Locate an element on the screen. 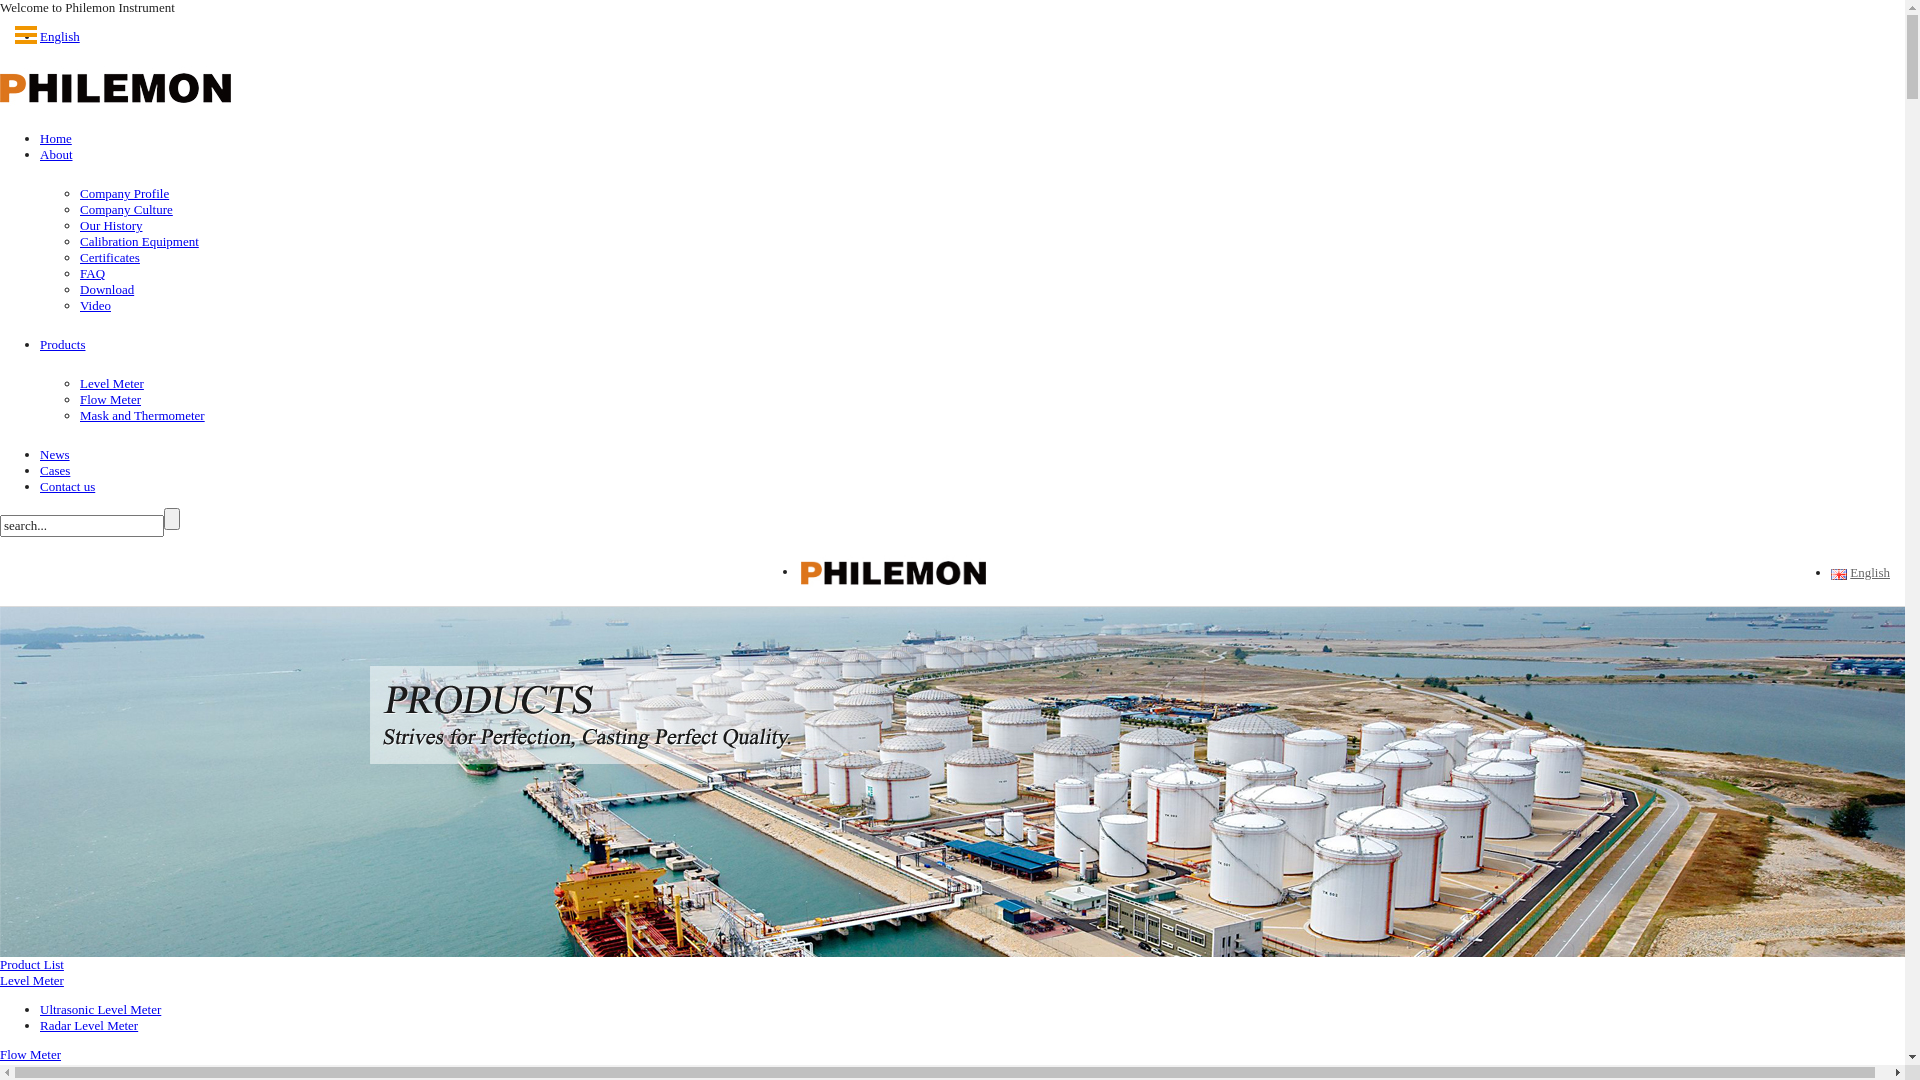  'Flow Meter' is located at coordinates (0, 1053).